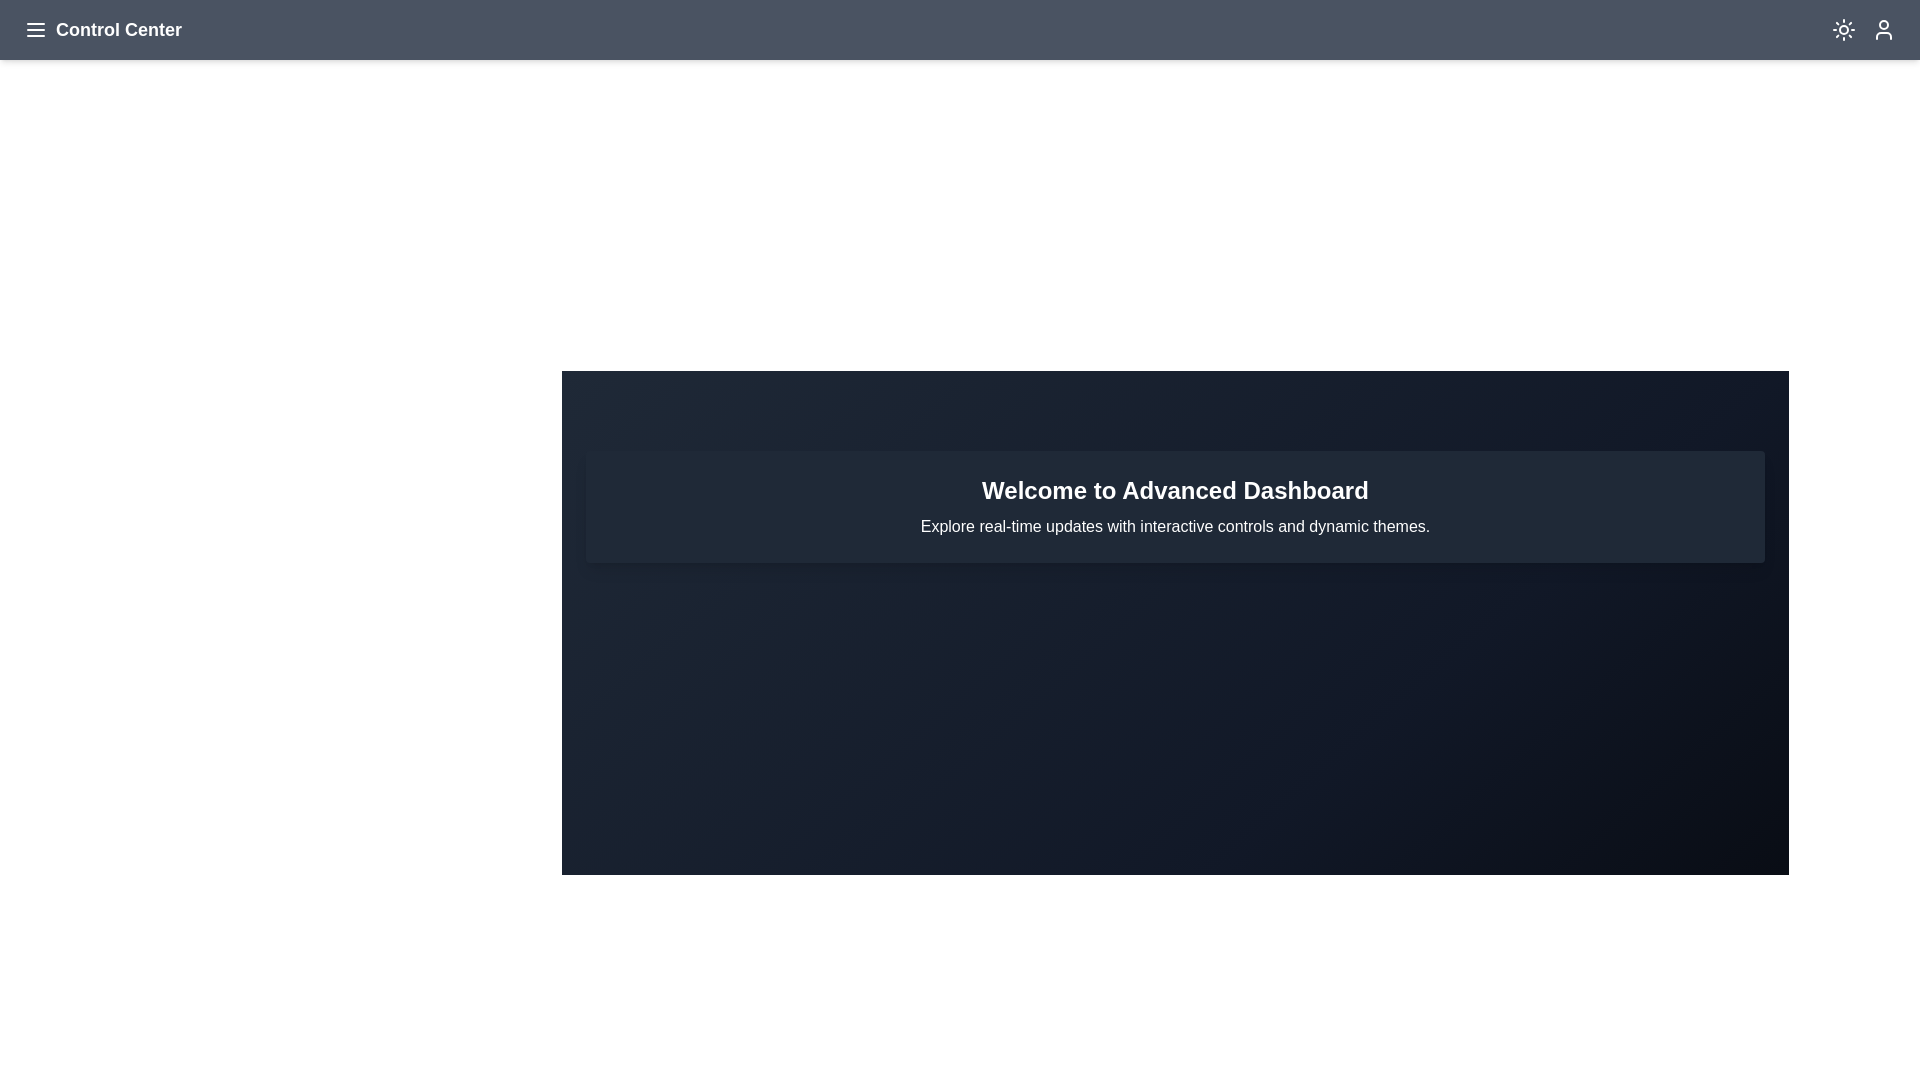 The width and height of the screenshot is (1920, 1080). What do you see at coordinates (35, 30) in the screenshot?
I see `the menu icon to toggle the menu` at bounding box center [35, 30].